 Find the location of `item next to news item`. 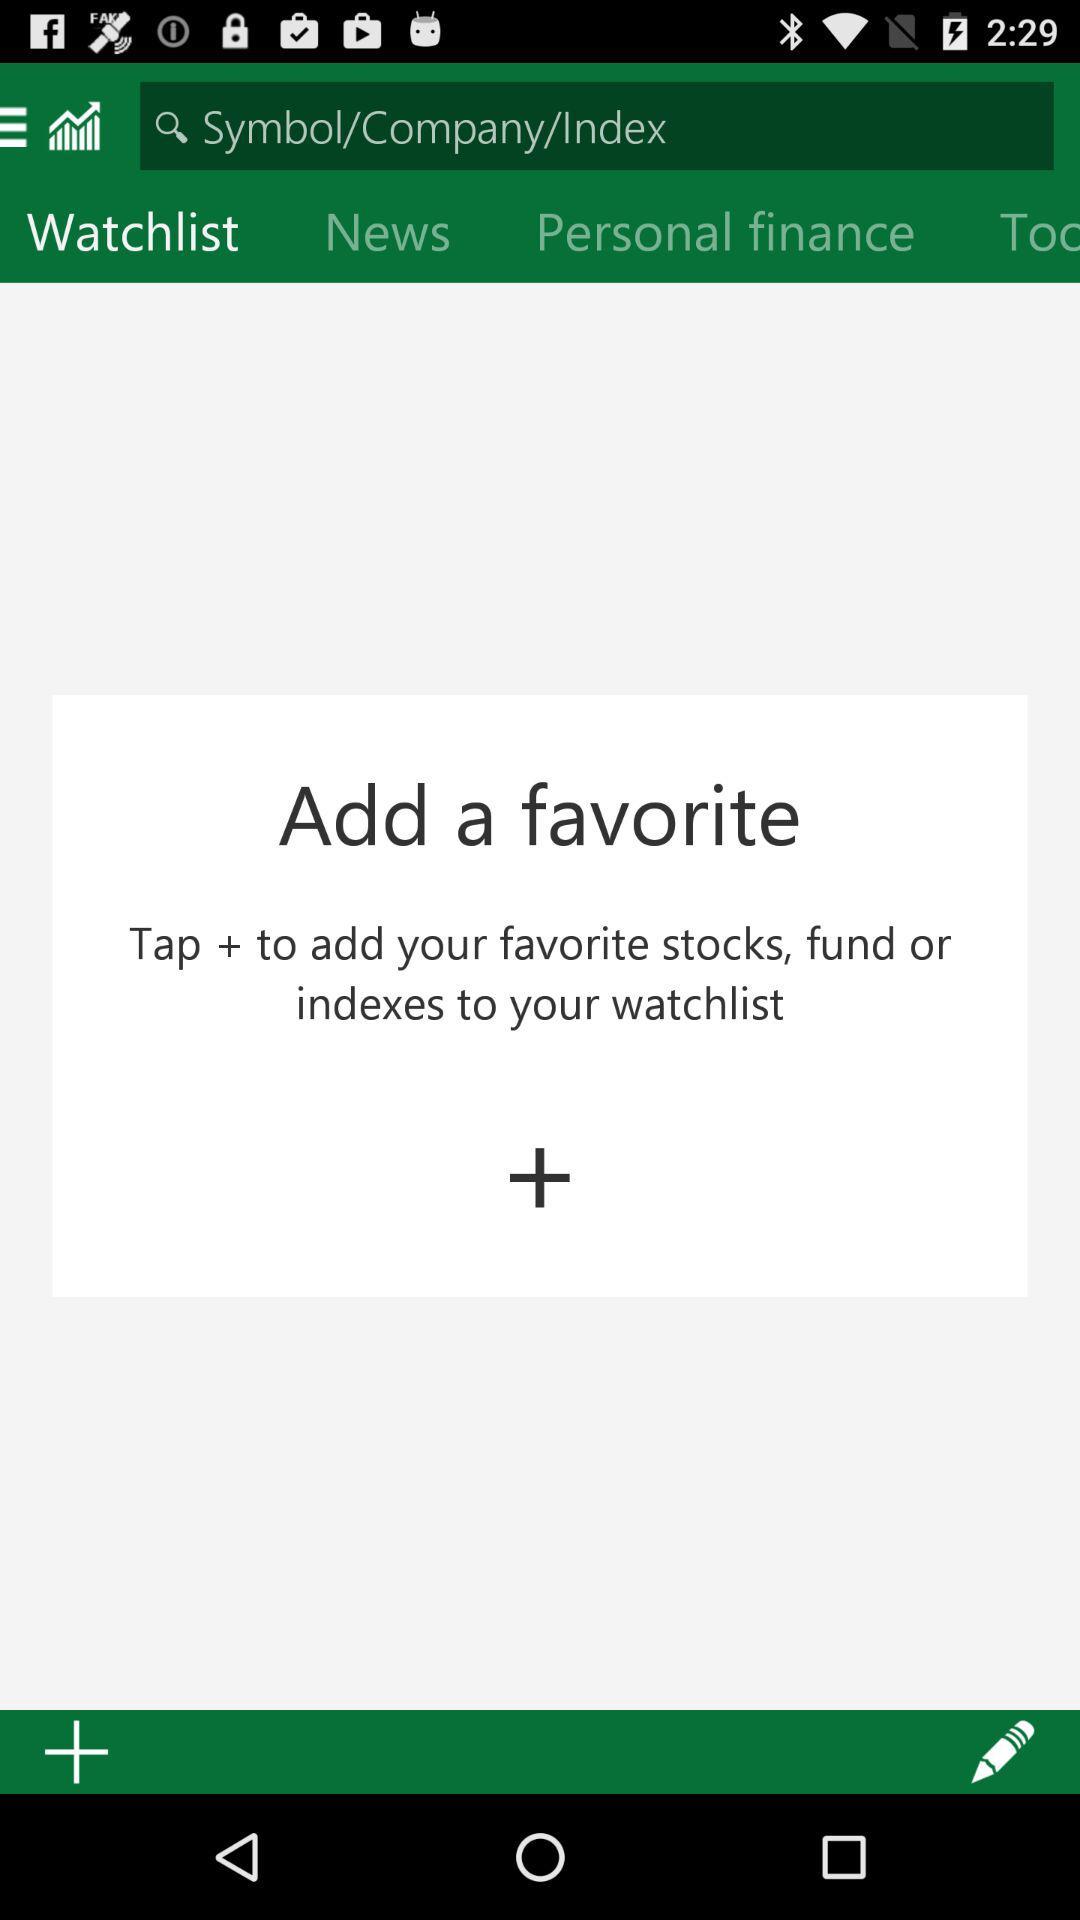

item next to news item is located at coordinates (741, 235).